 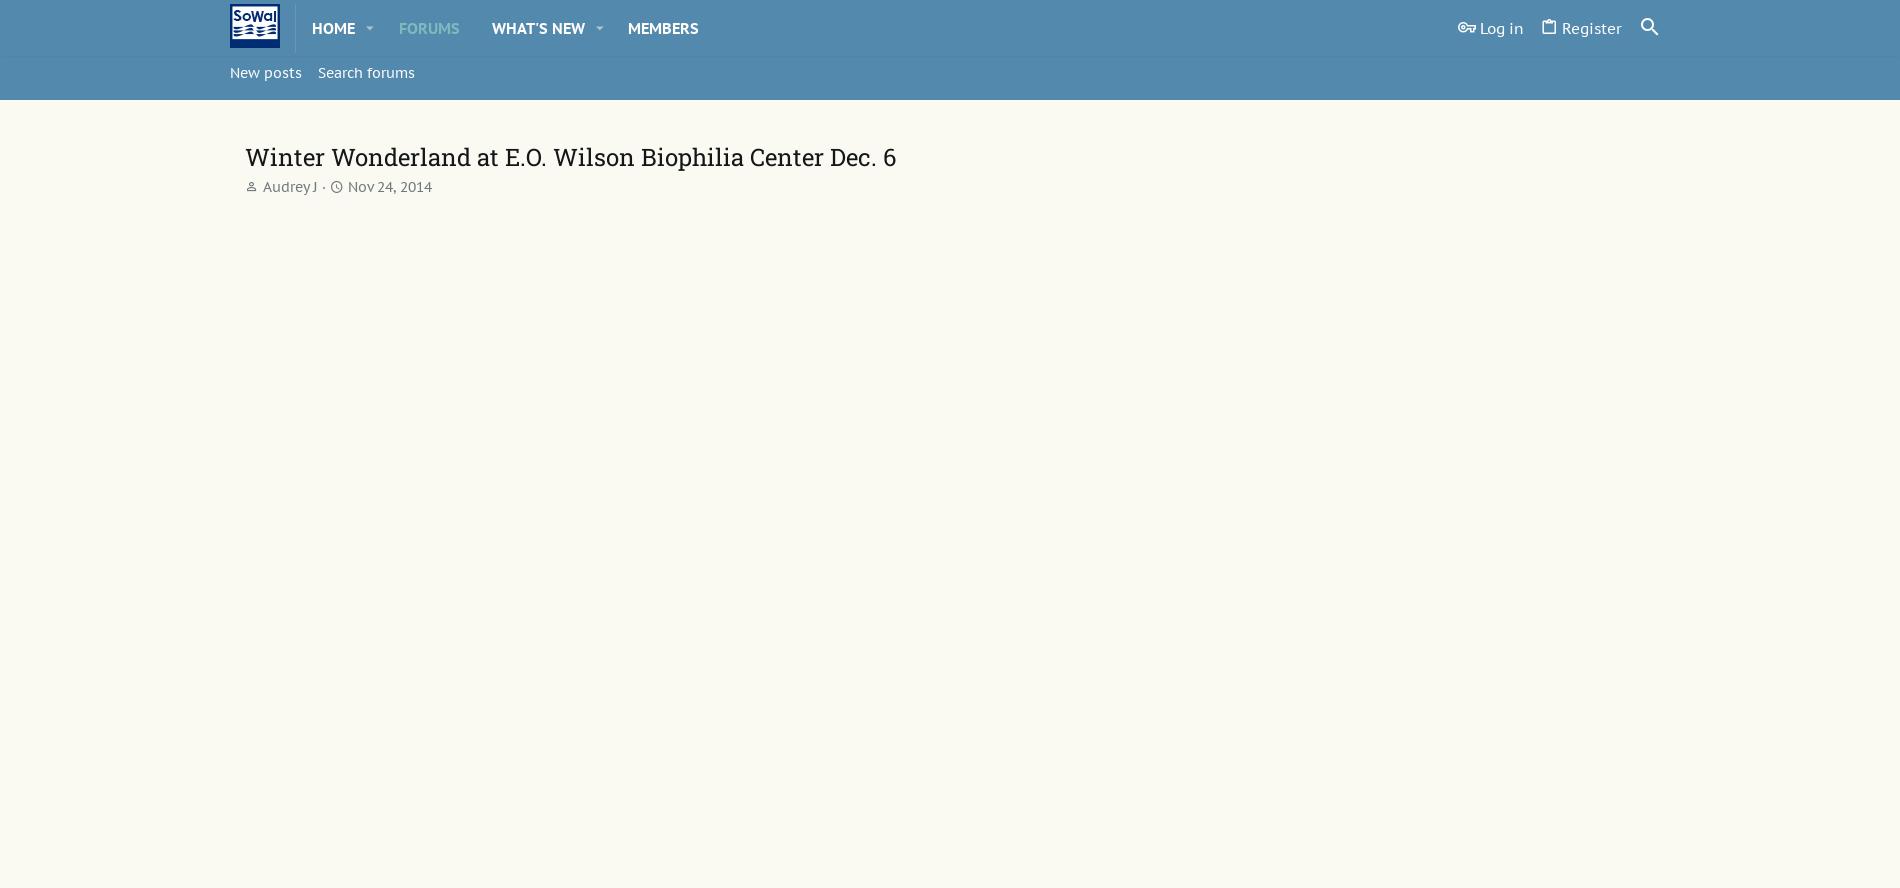 I want to click on 'Location :', so click(x=408, y=635).